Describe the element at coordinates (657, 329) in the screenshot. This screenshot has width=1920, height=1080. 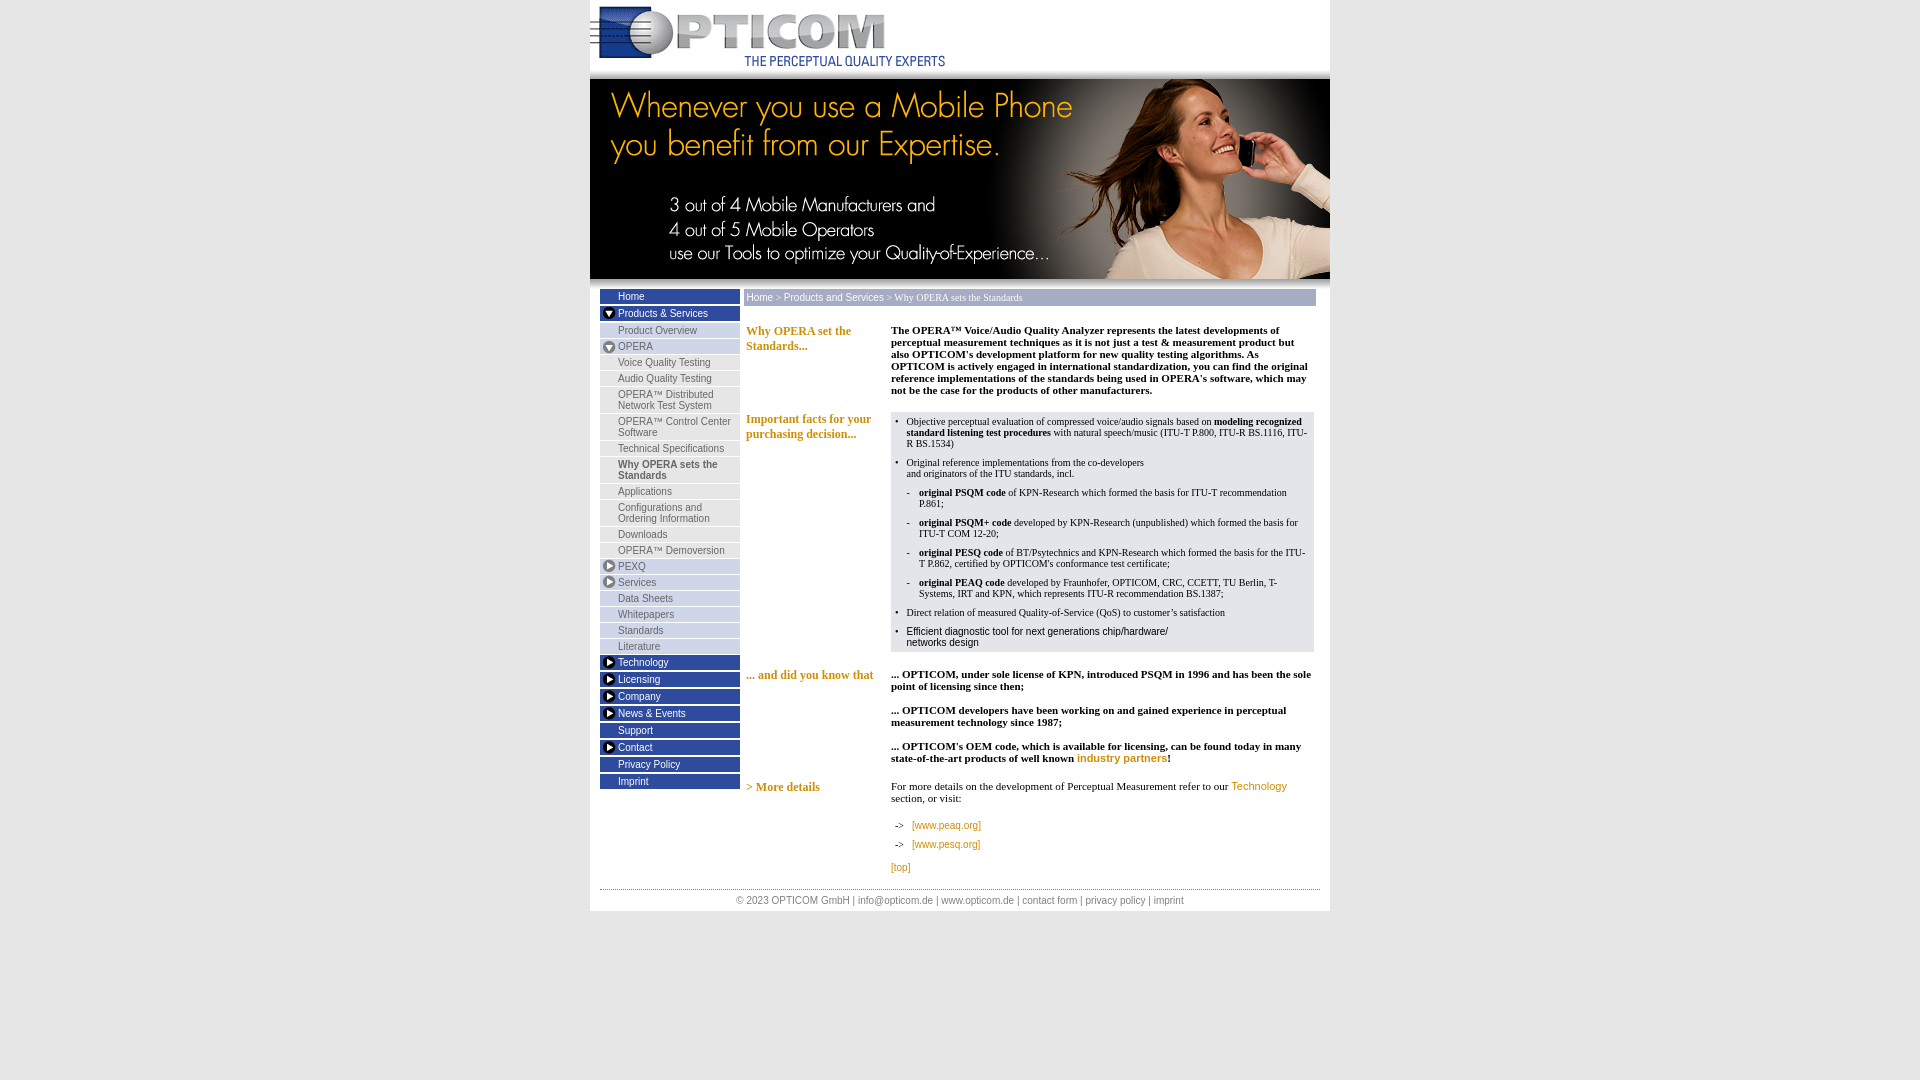
I see `'Product Overview'` at that location.